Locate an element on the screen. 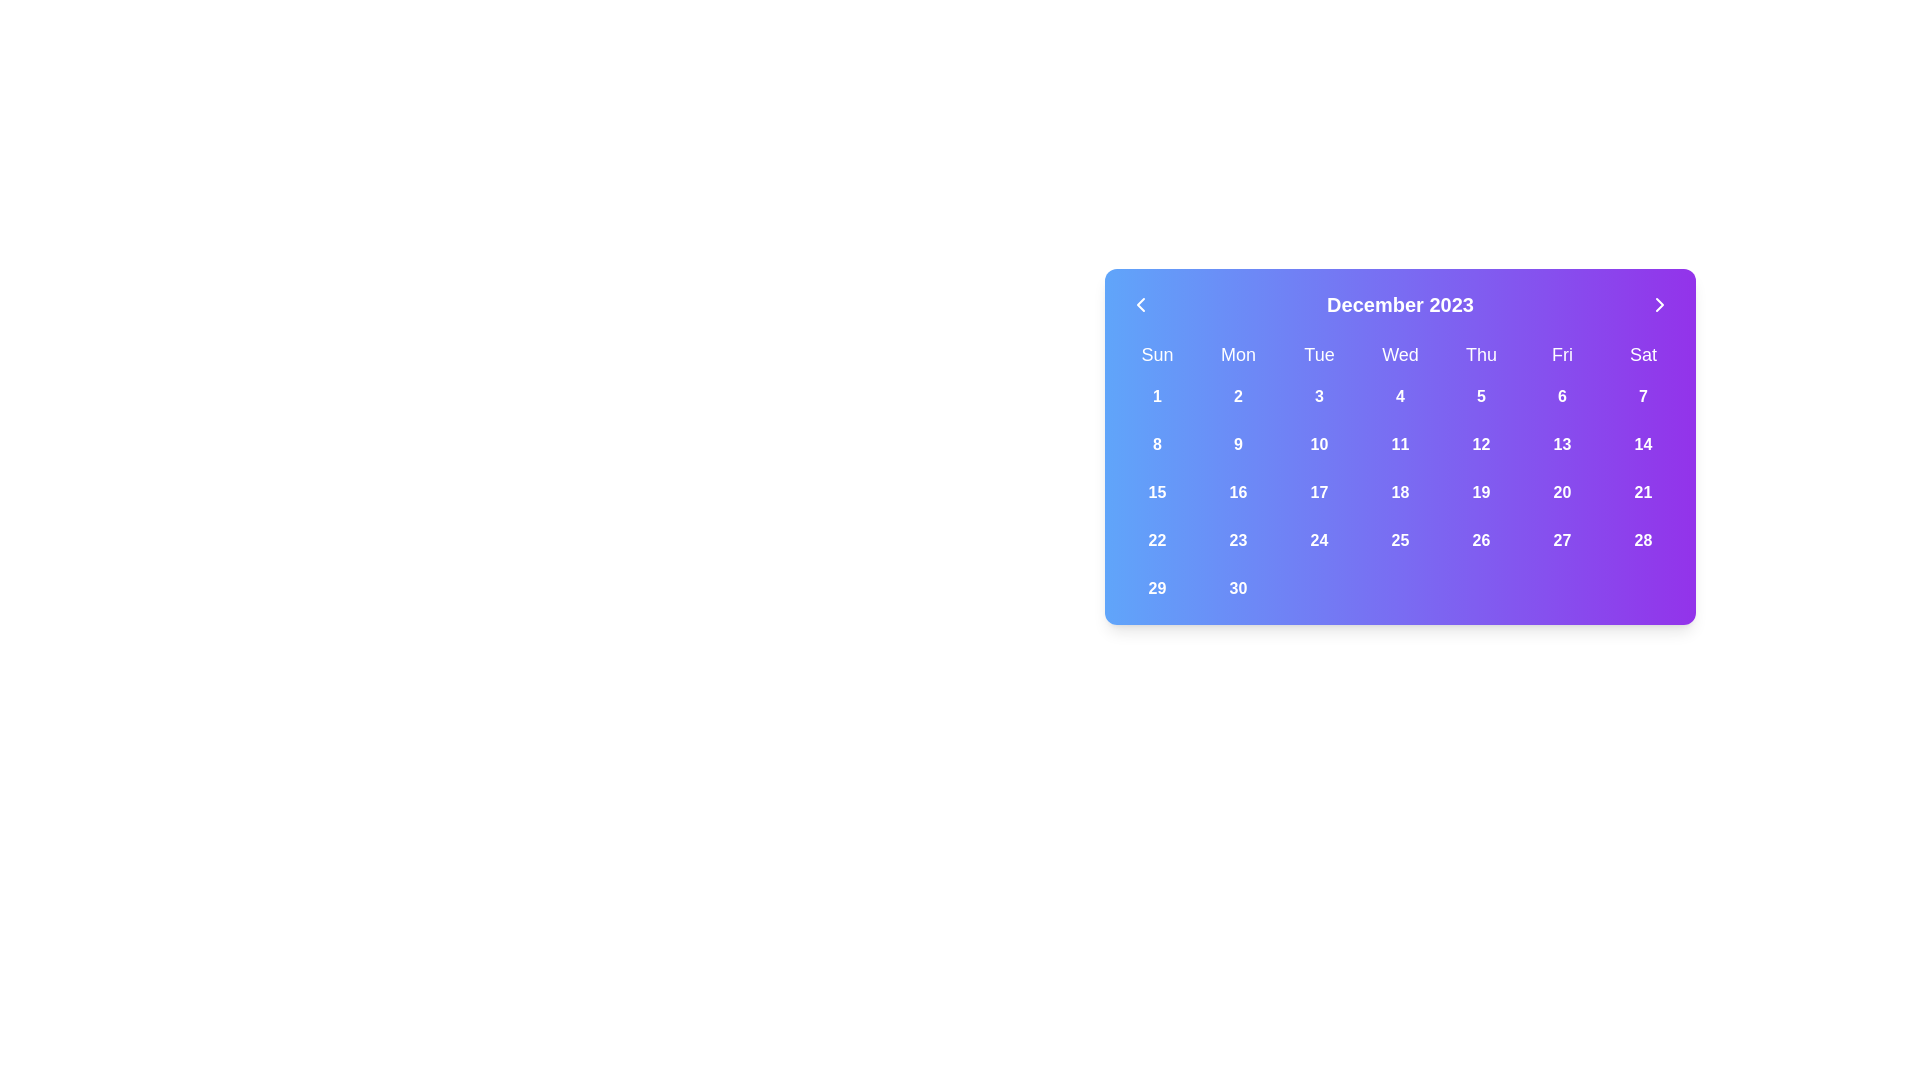  the right-pointing chevron arrow button located in the top-right corner of the calendar interface is located at coordinates (1660, 304).